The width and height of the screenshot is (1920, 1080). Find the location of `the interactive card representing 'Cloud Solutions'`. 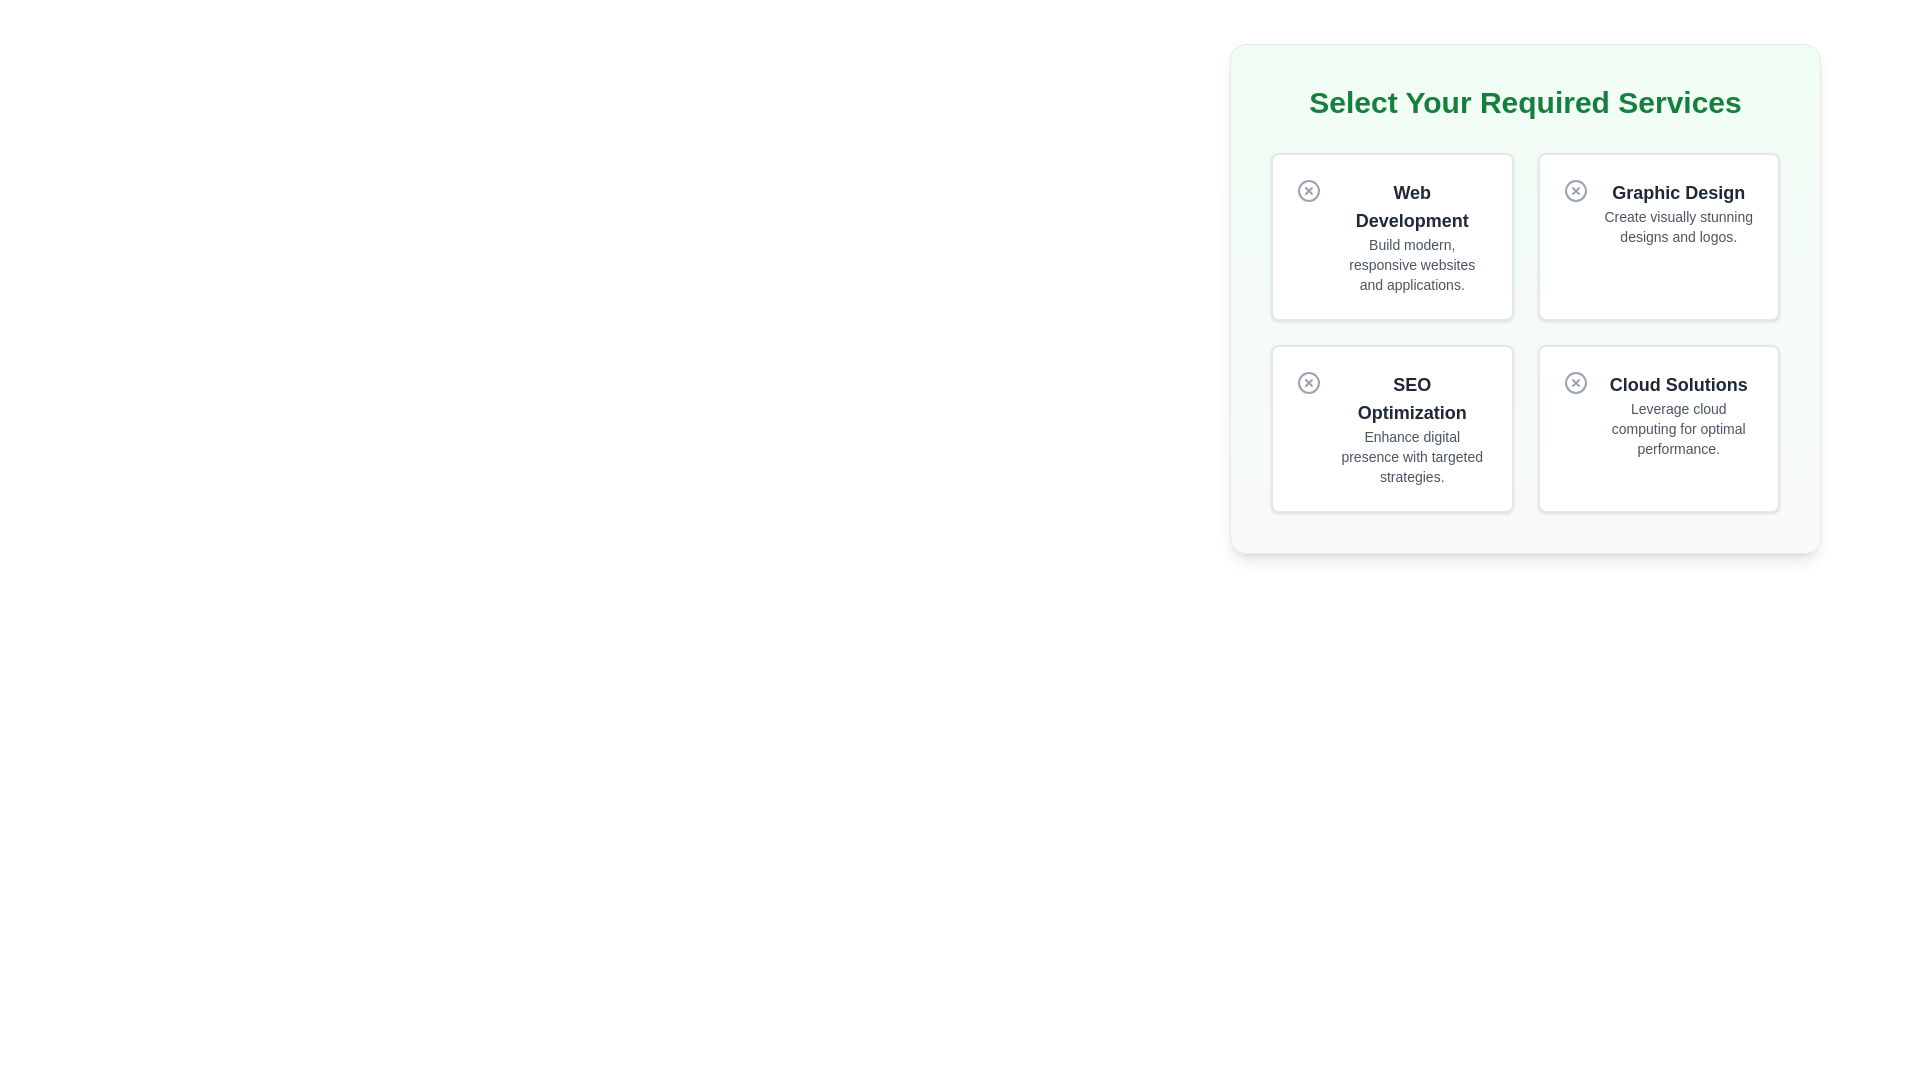

the interactive card representing 'Cloud Solutions' is located at coordinates (1658, 427).